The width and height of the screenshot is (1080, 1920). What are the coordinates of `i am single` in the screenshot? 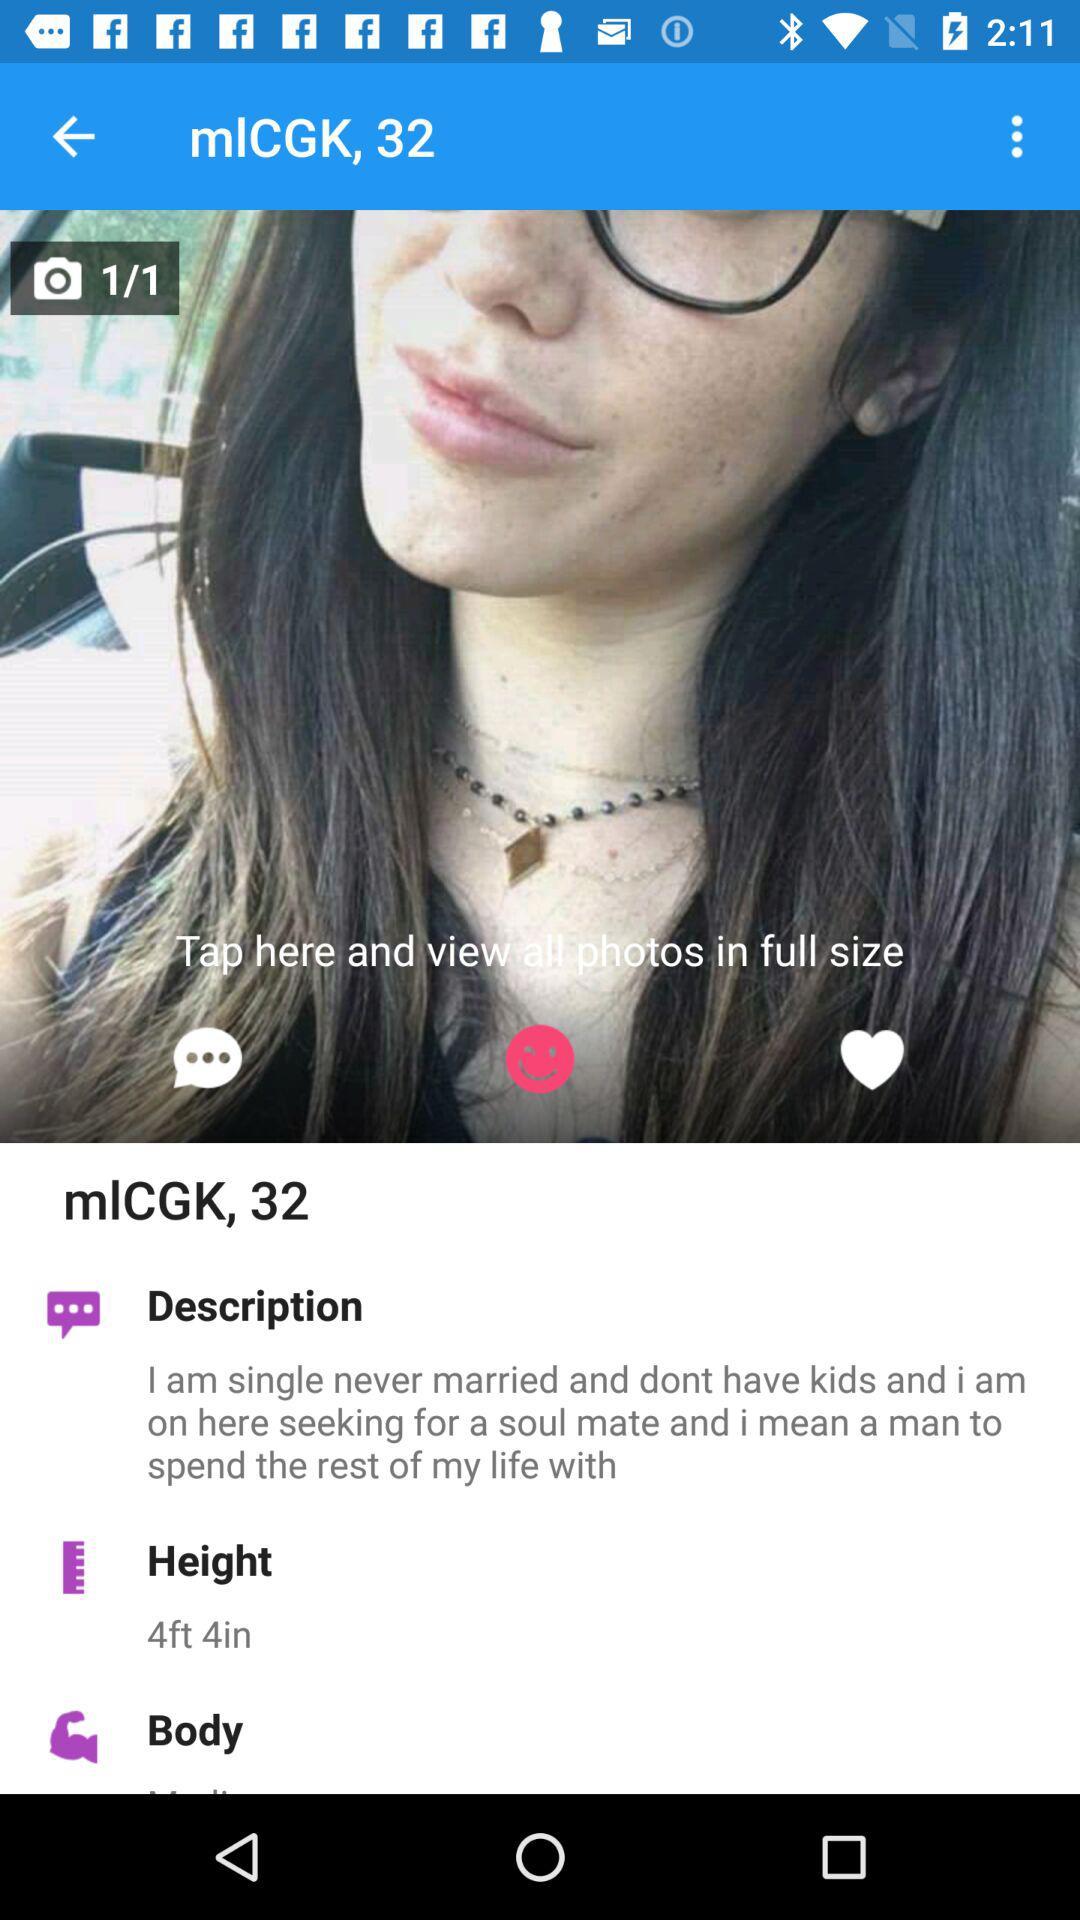 It's located at (601, 1420).